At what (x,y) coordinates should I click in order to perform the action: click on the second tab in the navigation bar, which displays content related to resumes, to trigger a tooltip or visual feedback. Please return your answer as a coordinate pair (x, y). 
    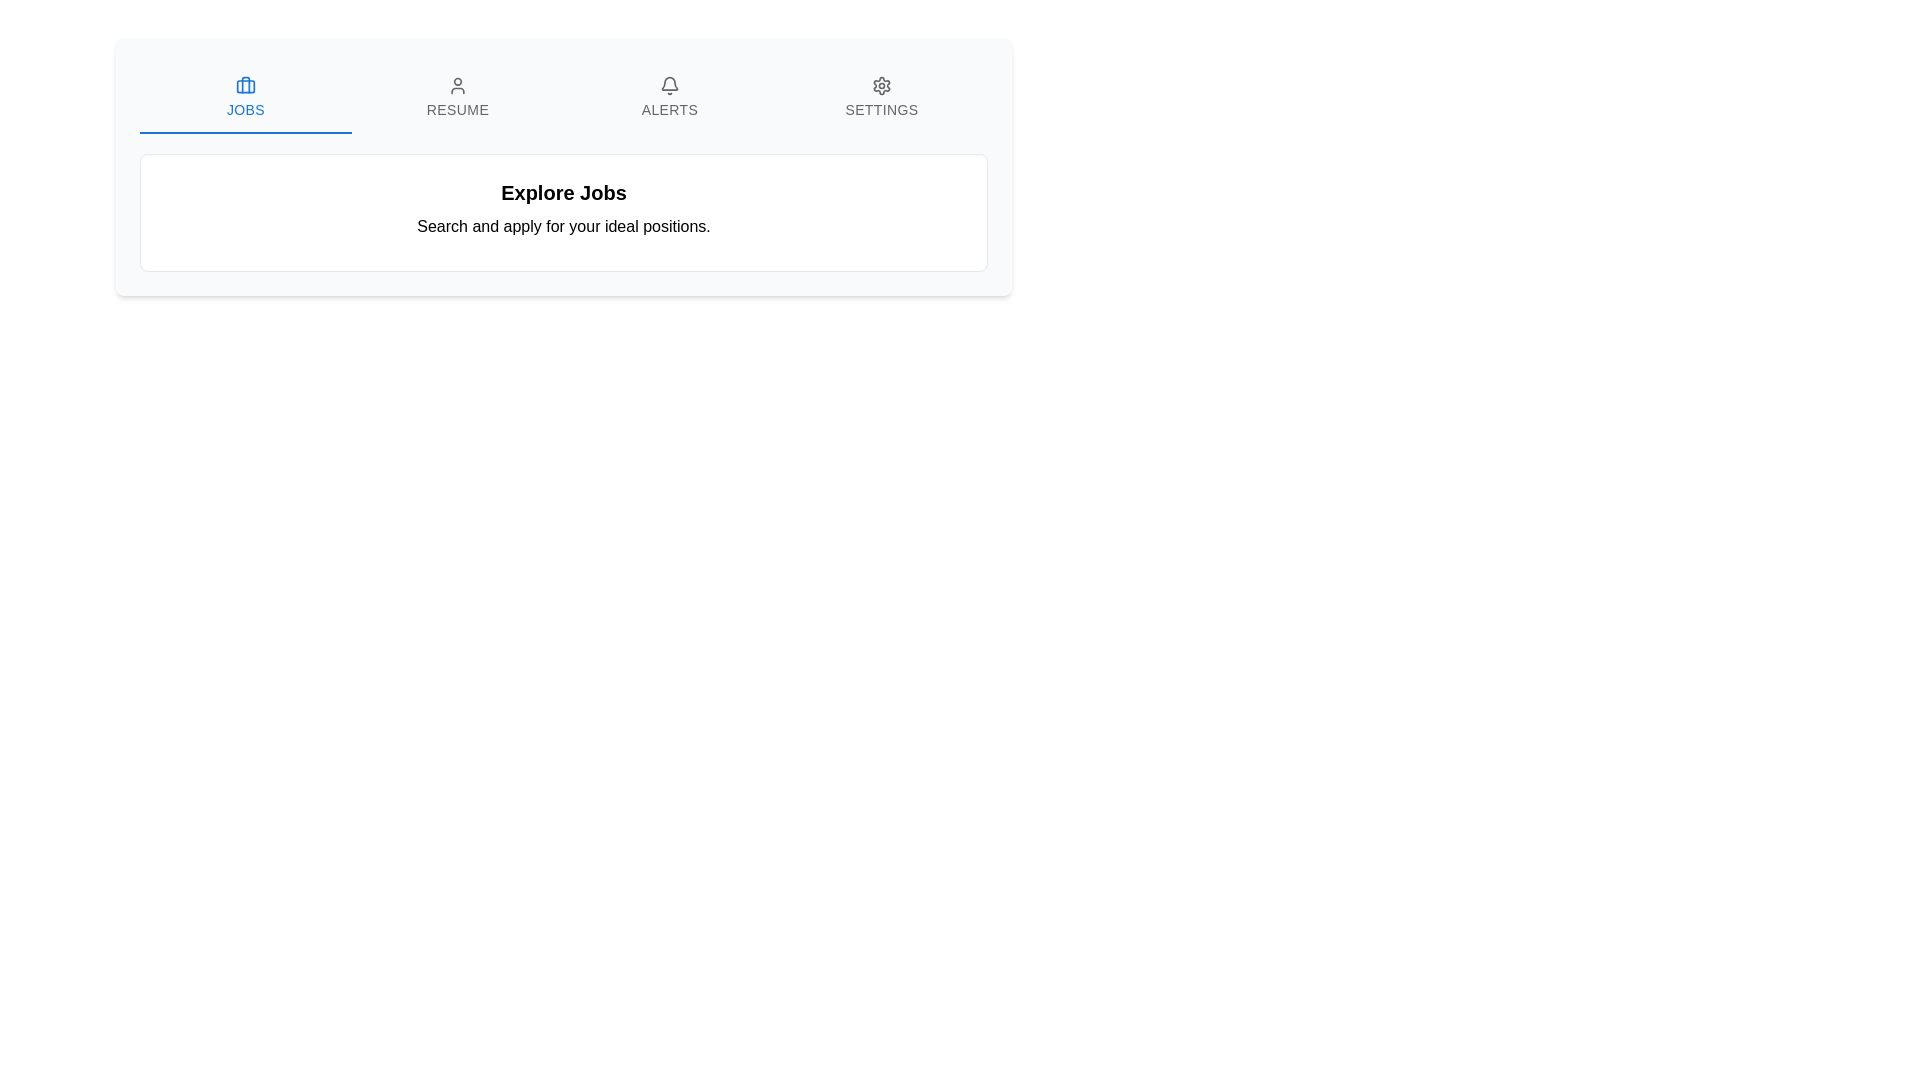
    Looking at the image, I should click on (456, 97).